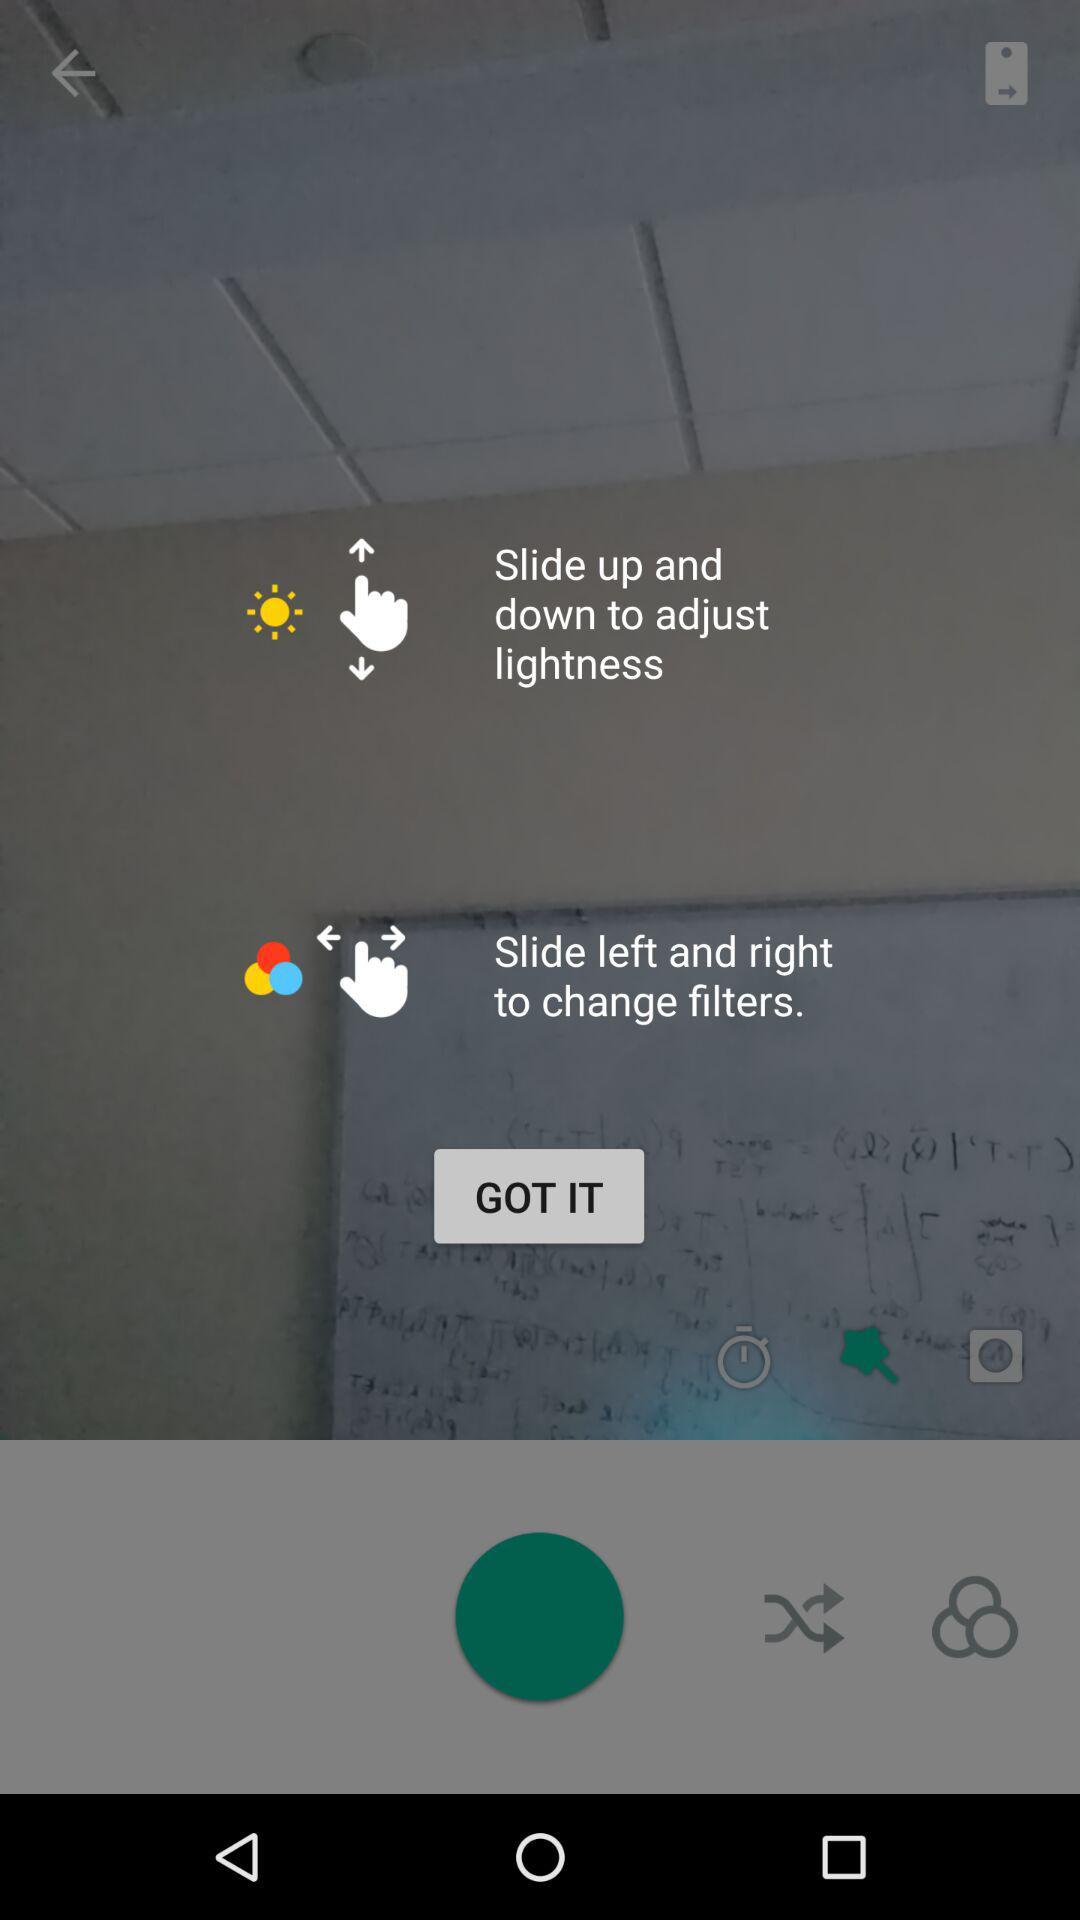  Describe the element at coordinates (72, 73) in the screenshot. I see `previous page` at that location.